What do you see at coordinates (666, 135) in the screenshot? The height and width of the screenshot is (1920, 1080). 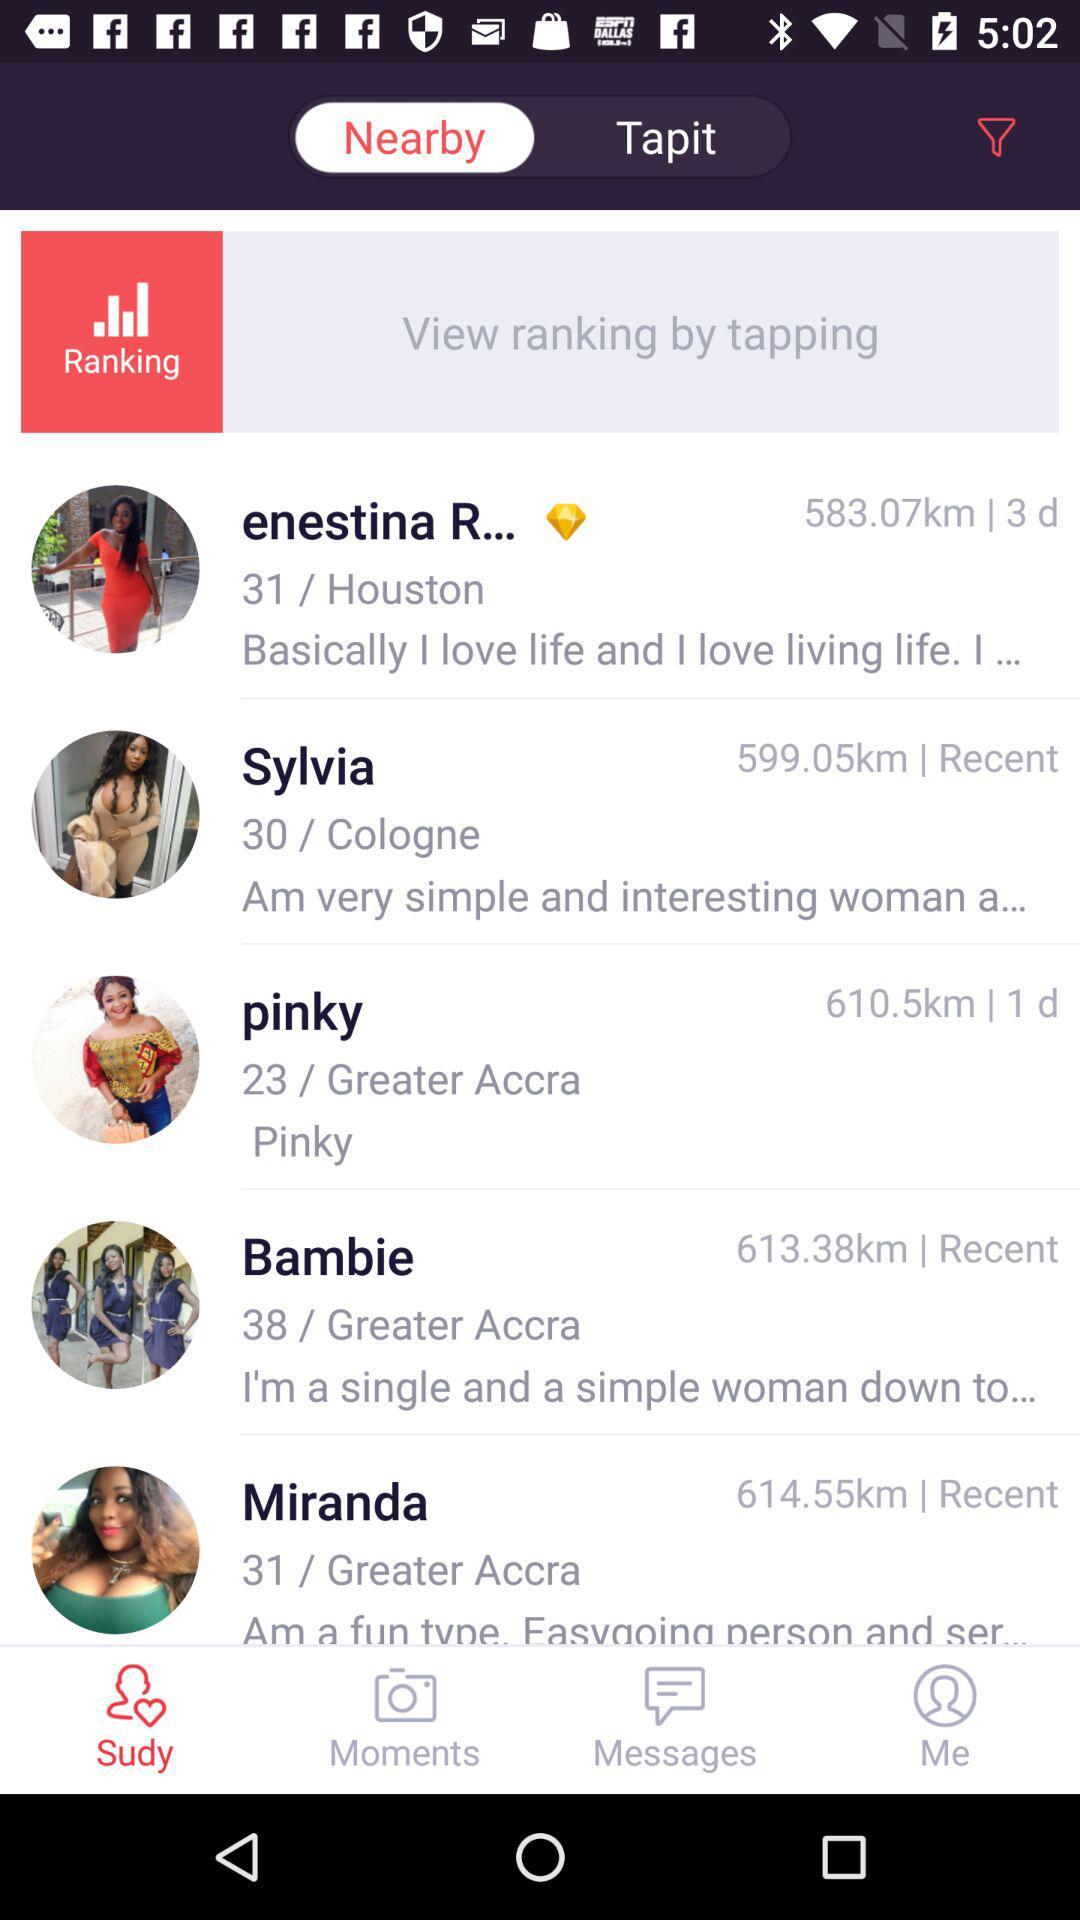 I see `item above view ranking by item` at bounding box center [666, 135].